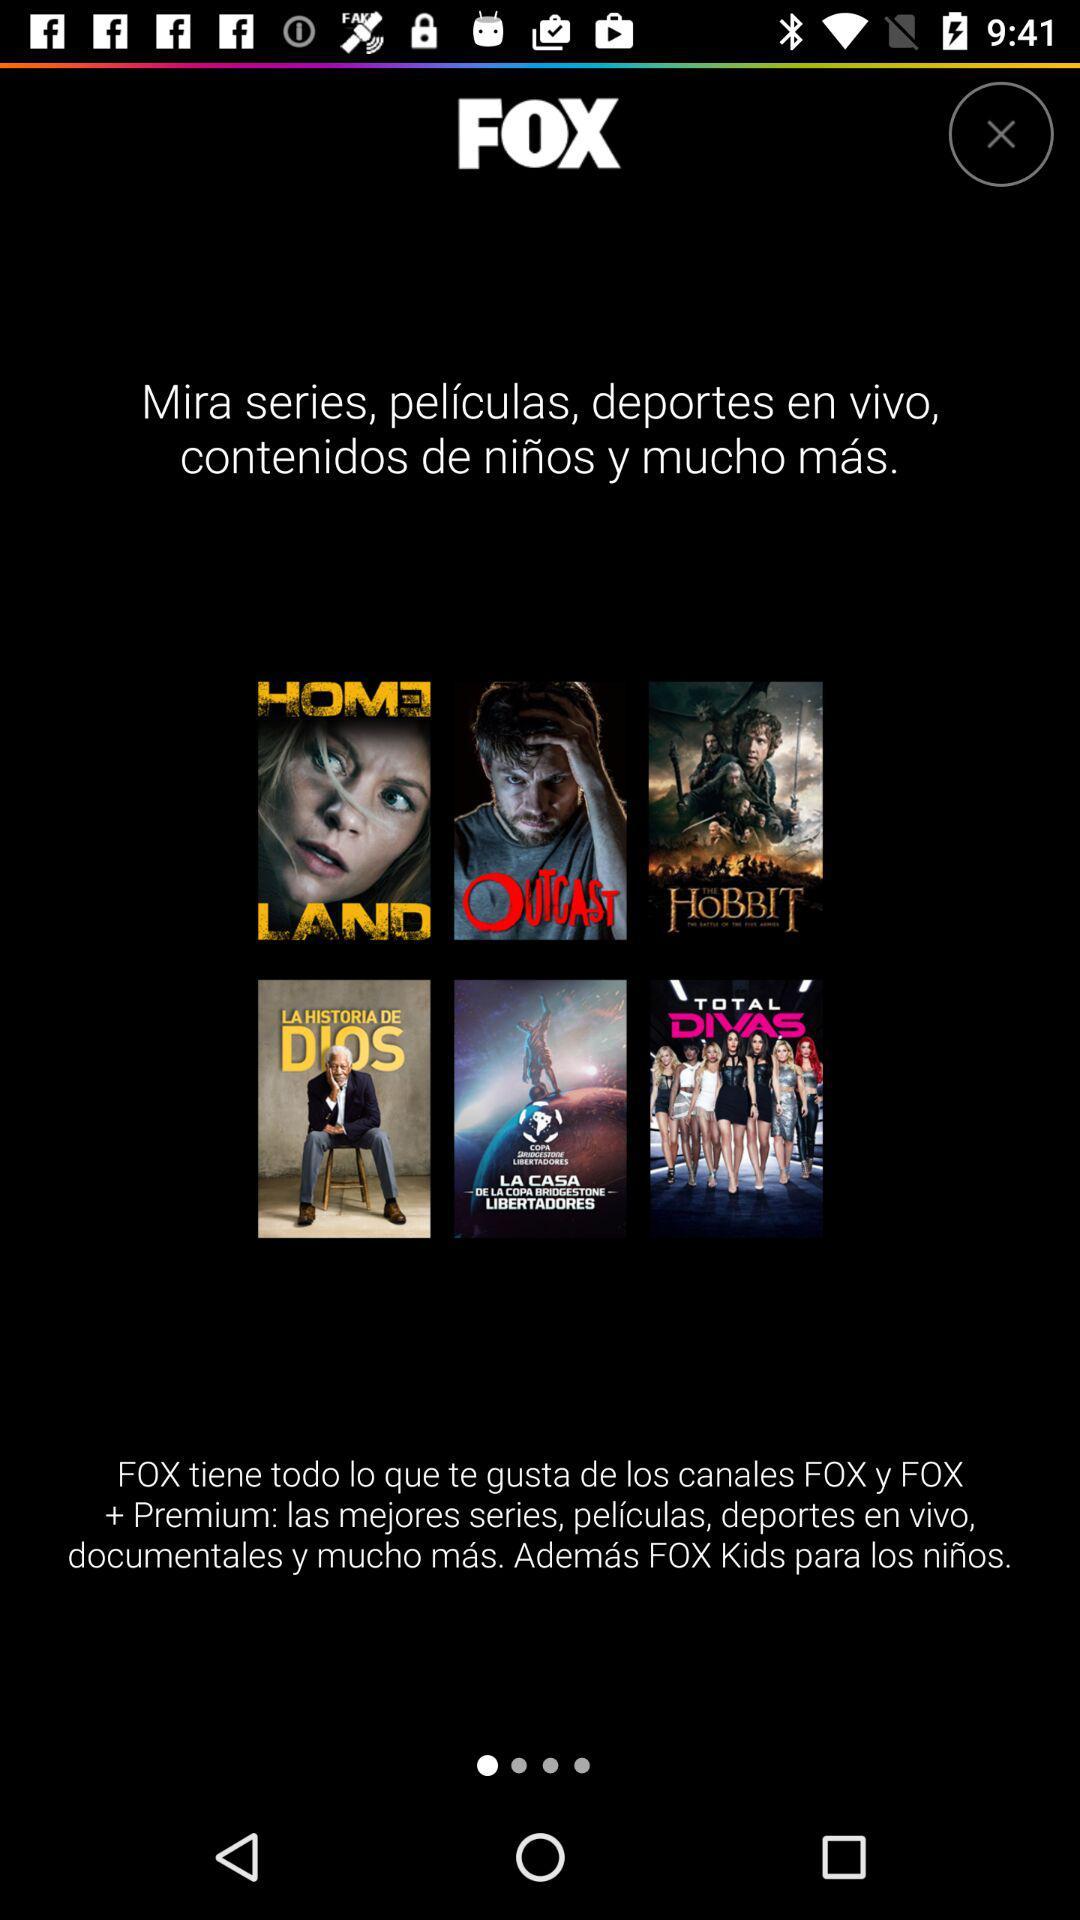  I want to click on the page, so click(1001, 133).